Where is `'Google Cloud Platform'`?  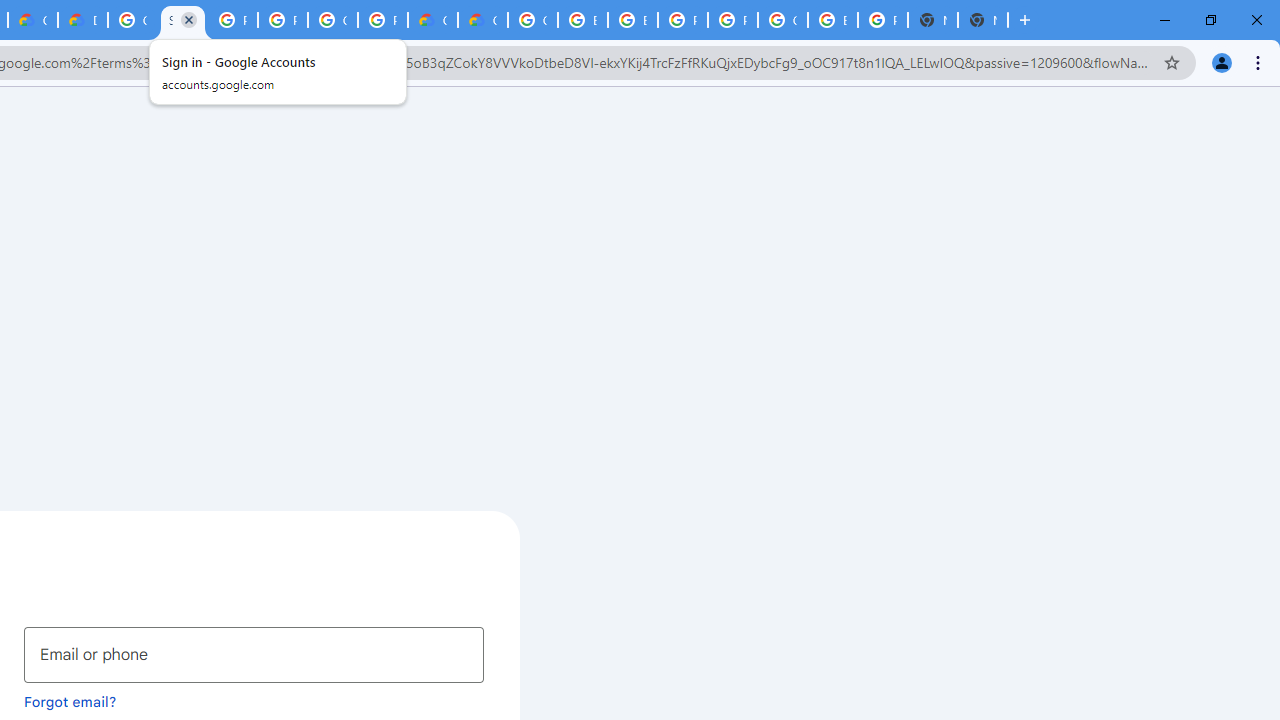
'Google Cloud Platform' is located at coordinates (333, 20).